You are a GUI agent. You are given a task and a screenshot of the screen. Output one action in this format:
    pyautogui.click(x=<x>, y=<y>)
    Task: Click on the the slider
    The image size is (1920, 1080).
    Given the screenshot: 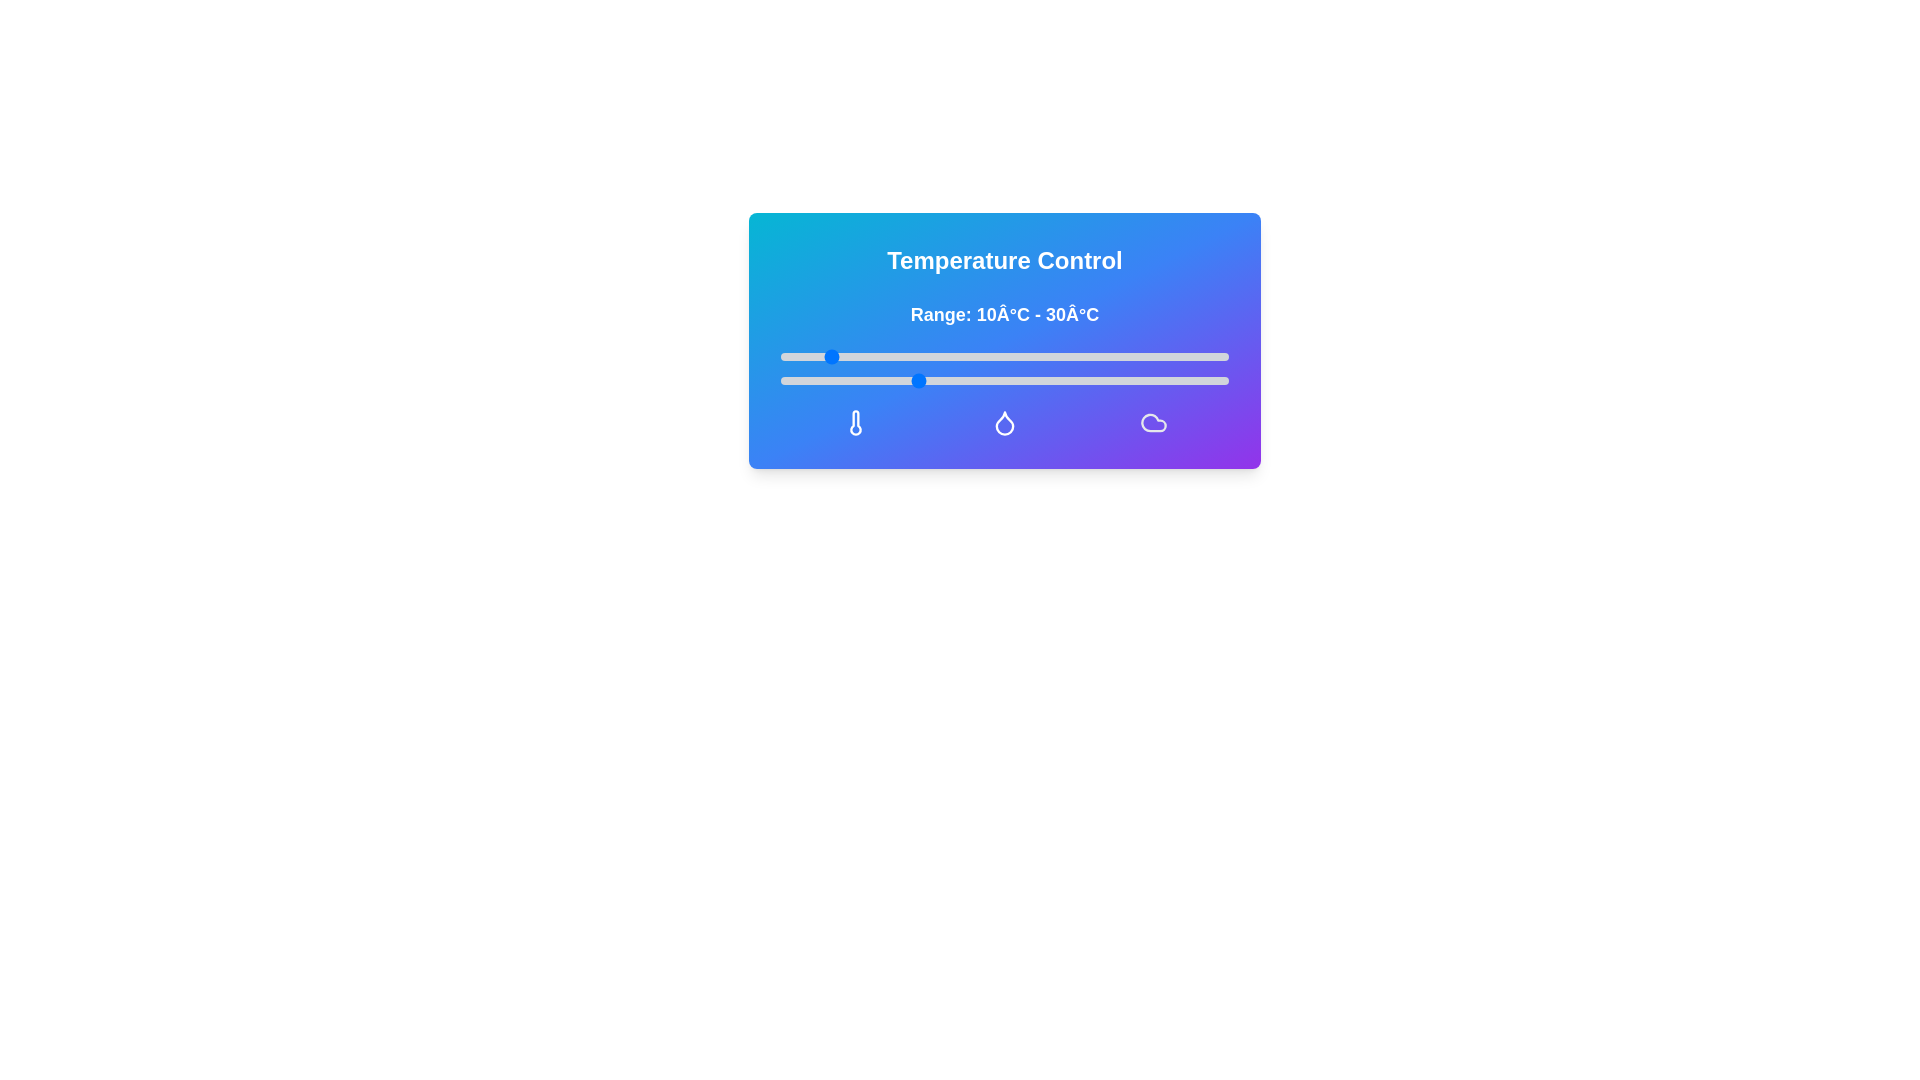 What is the action you would take?
    pyautogui.click(x=866, y=381)
    